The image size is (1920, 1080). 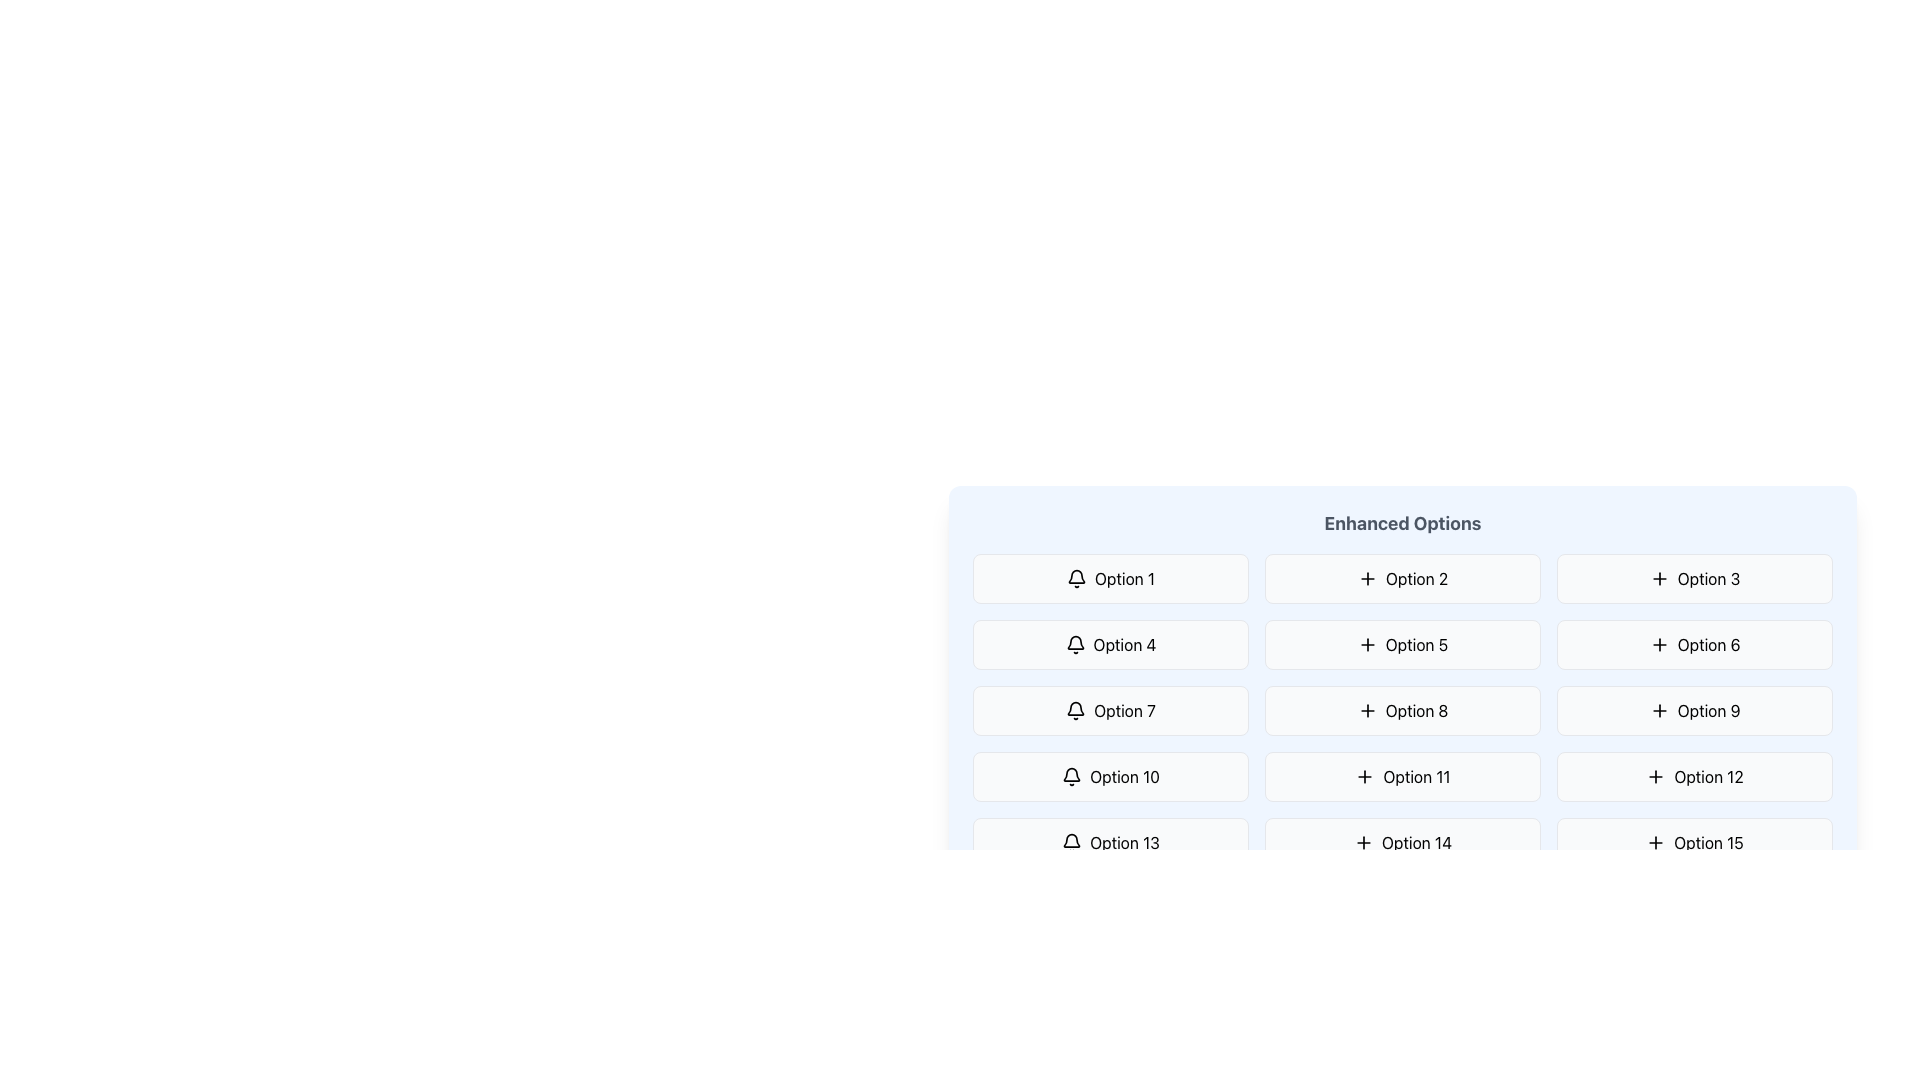 I want to click on the plus symbol decorative icon associated with the 'Option 2' button in the 'Enhanced Options' grid layout, so click(x=1366, y=578).